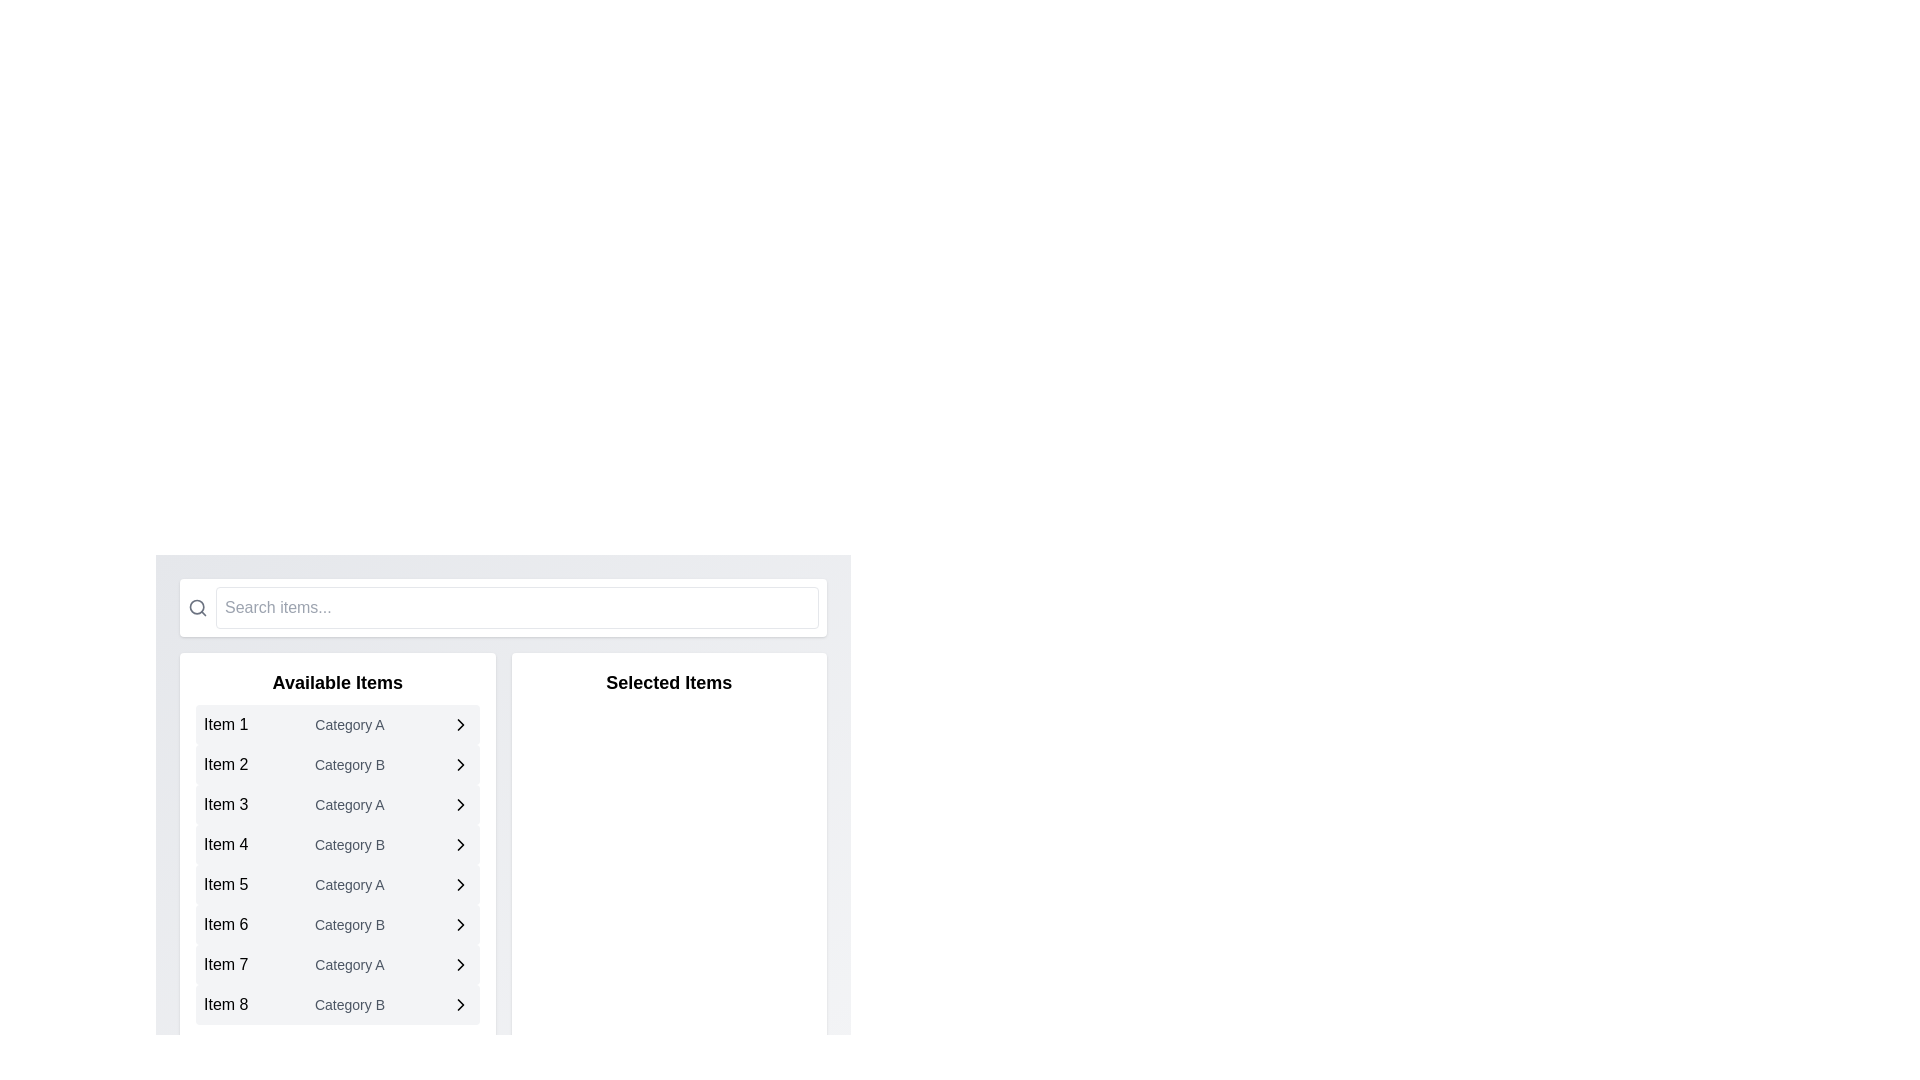 Image resolution: width=1920 pixels, height=1080 pixels. Describe the element at coordinates (350, 963) in the screenshot. I see `the static text label that displays the category associated with 'Item 7', located in the 'Available Items' section, to the right of 'Item 7' and to the left of an arrow icon` at that location.